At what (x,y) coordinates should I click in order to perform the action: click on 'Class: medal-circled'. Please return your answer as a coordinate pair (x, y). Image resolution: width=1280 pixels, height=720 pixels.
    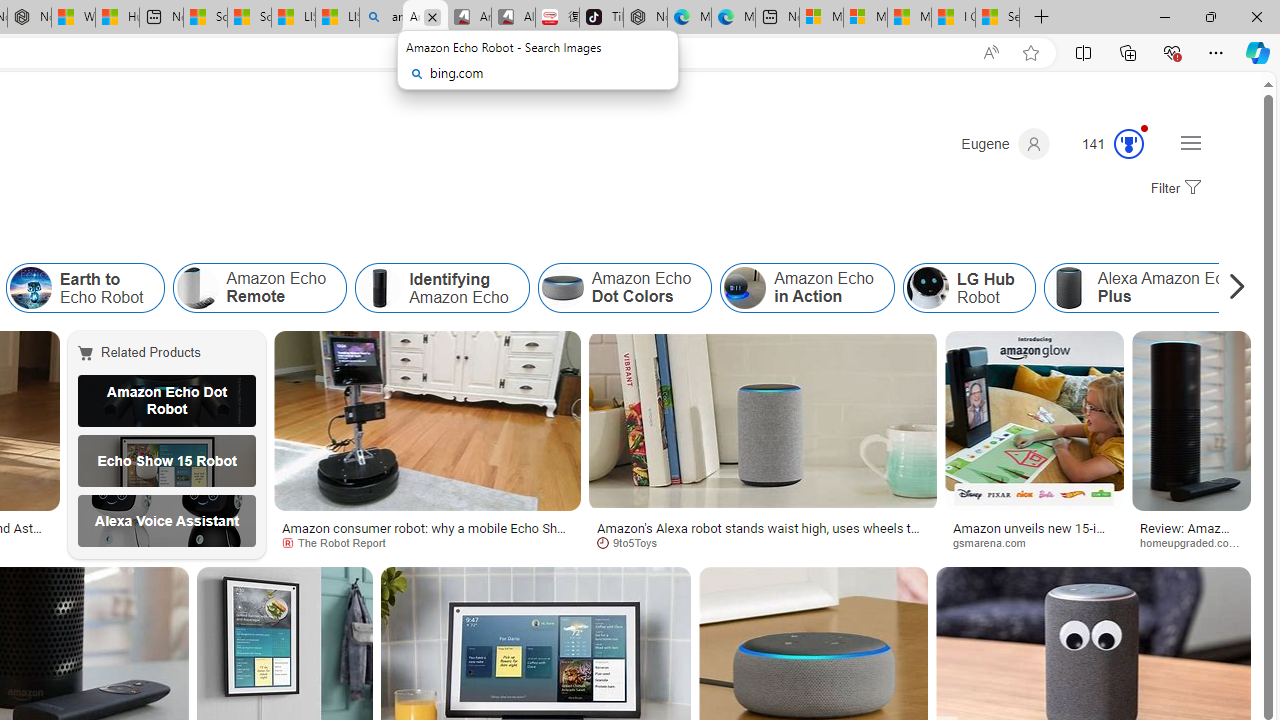
    Looking at the image, I should click on (1129, 143).